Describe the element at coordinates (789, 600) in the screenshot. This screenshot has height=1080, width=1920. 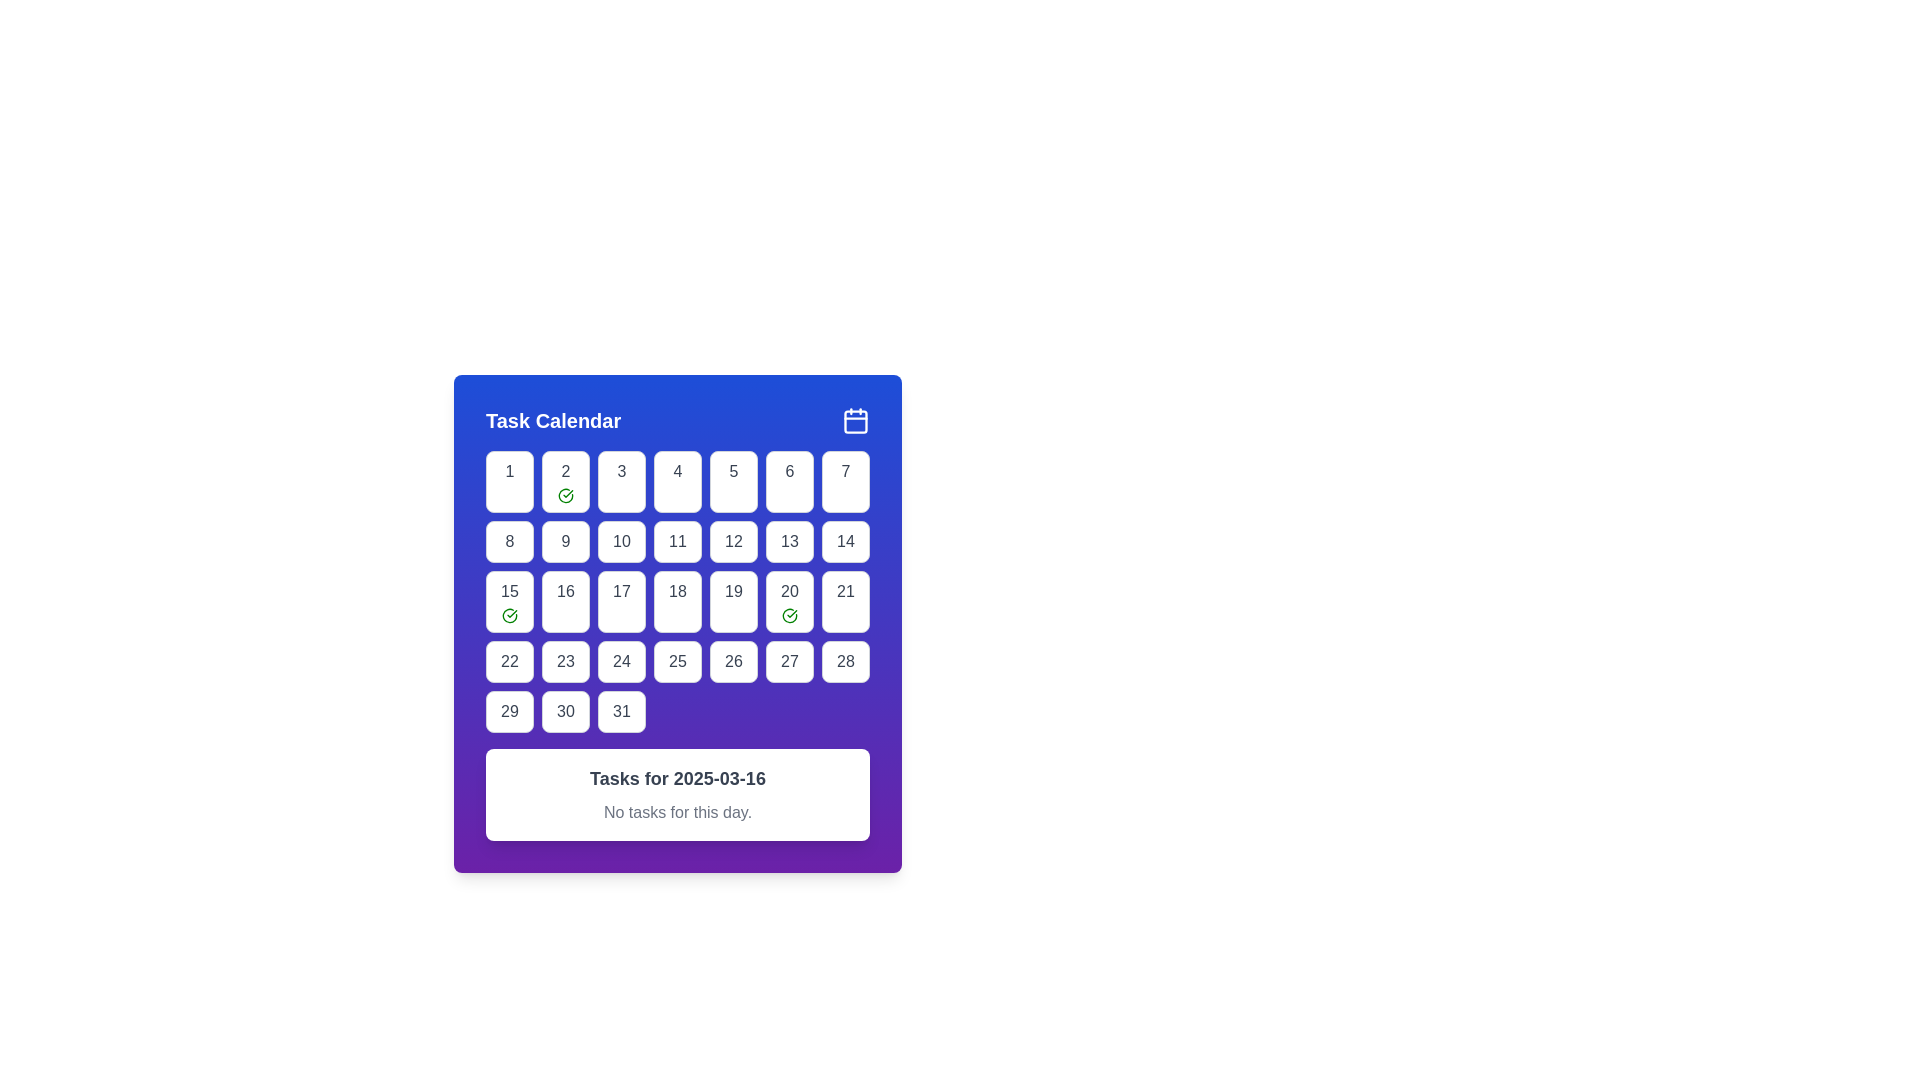
I see `the button-like grid item representing the 20th day of the month in the calendar, located in the third row and sixth column of the grid layout` at that location.